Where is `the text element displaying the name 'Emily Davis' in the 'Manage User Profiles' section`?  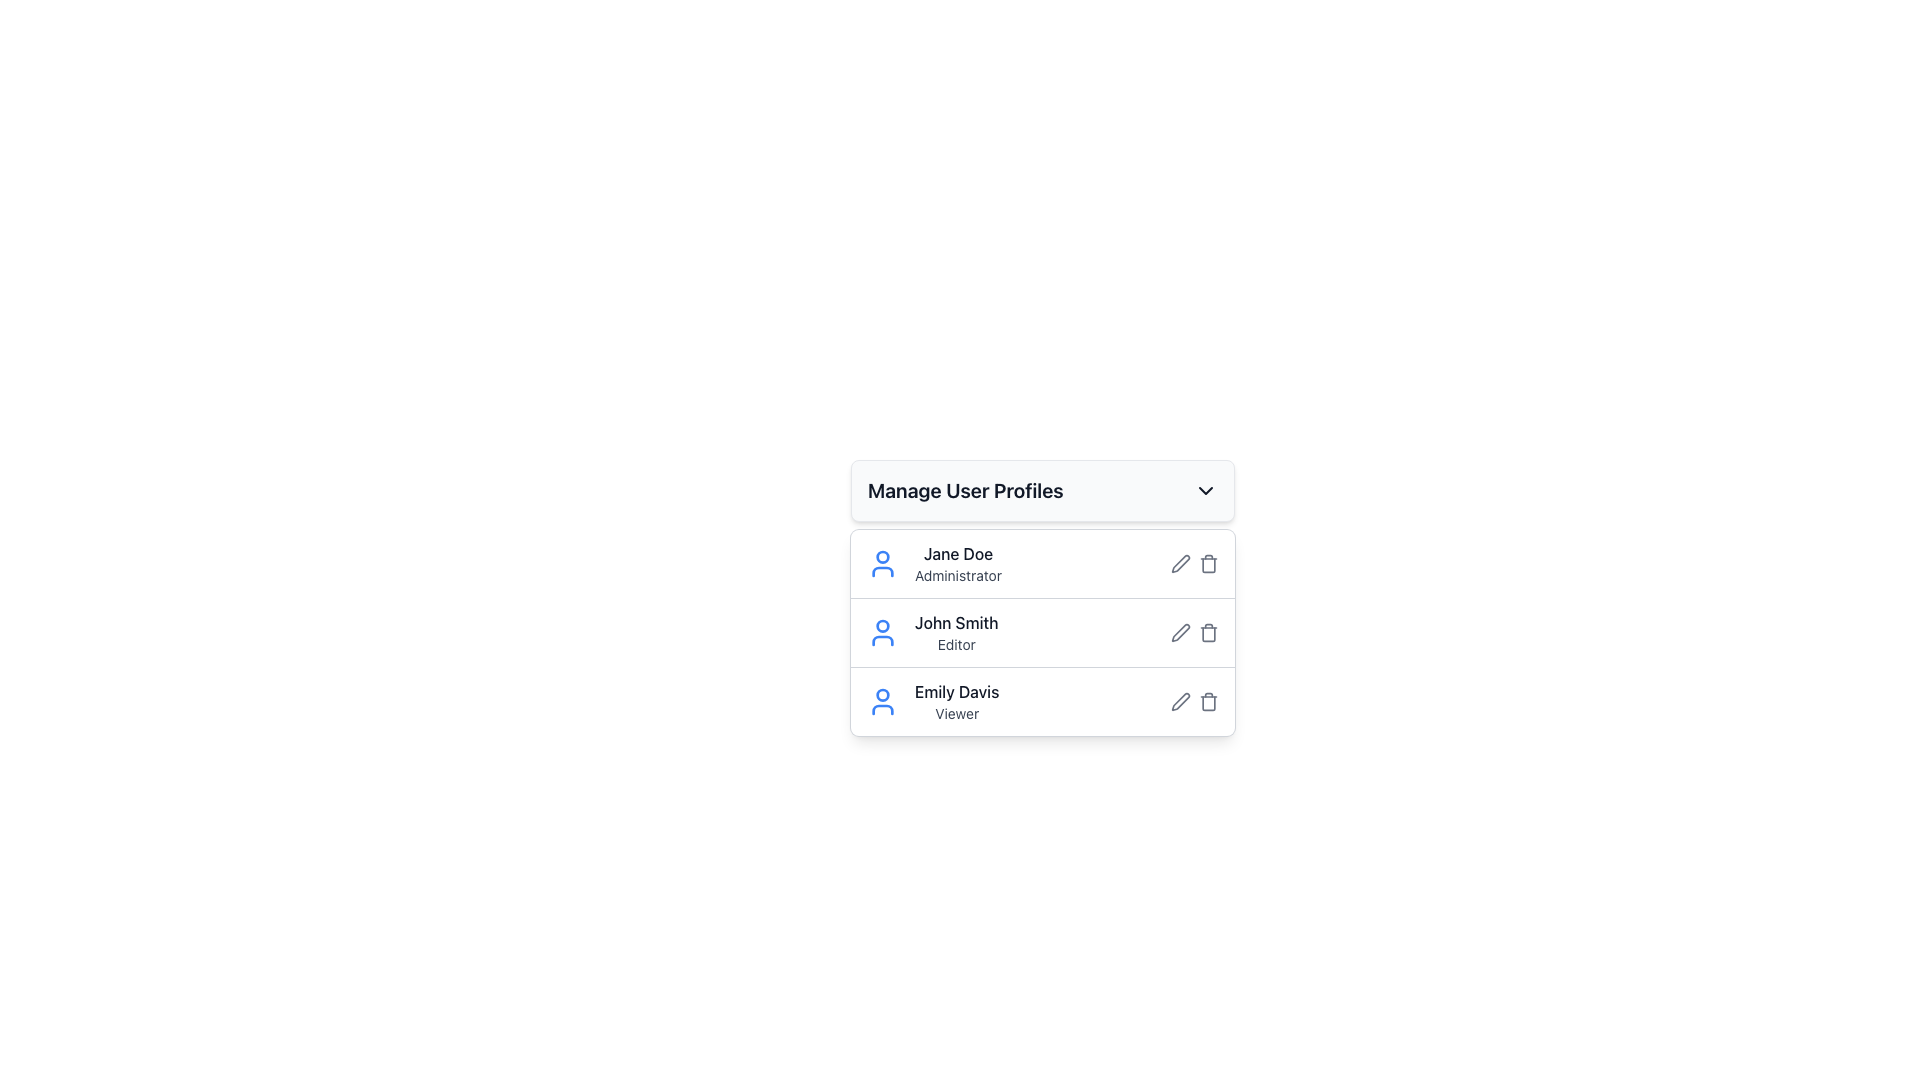 the text element displaying the name 'Emily Davis' in the 'Manage User Profiles' section is located at coordinates (956, 690).